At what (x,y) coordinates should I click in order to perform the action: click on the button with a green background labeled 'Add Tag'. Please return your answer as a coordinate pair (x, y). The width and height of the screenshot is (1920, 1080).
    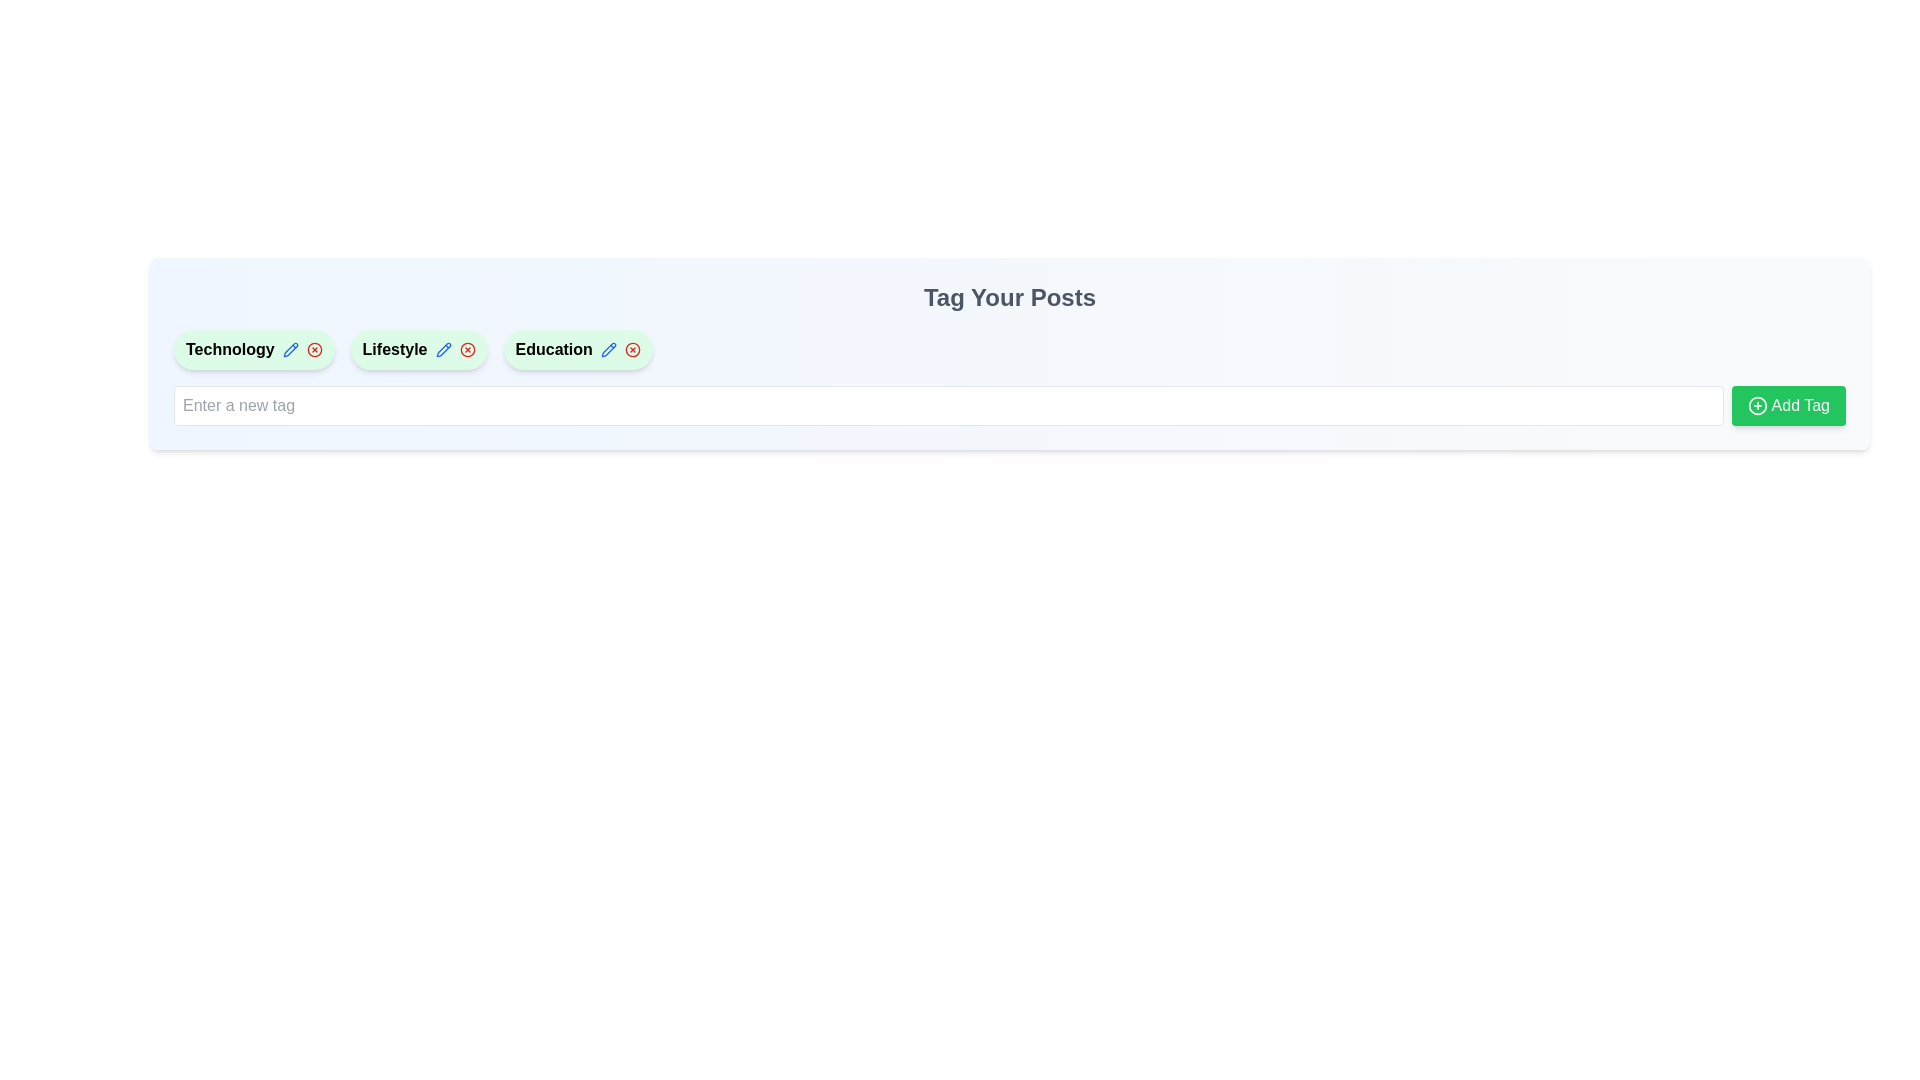
    Looking at the image, I should click on (1788, 405).